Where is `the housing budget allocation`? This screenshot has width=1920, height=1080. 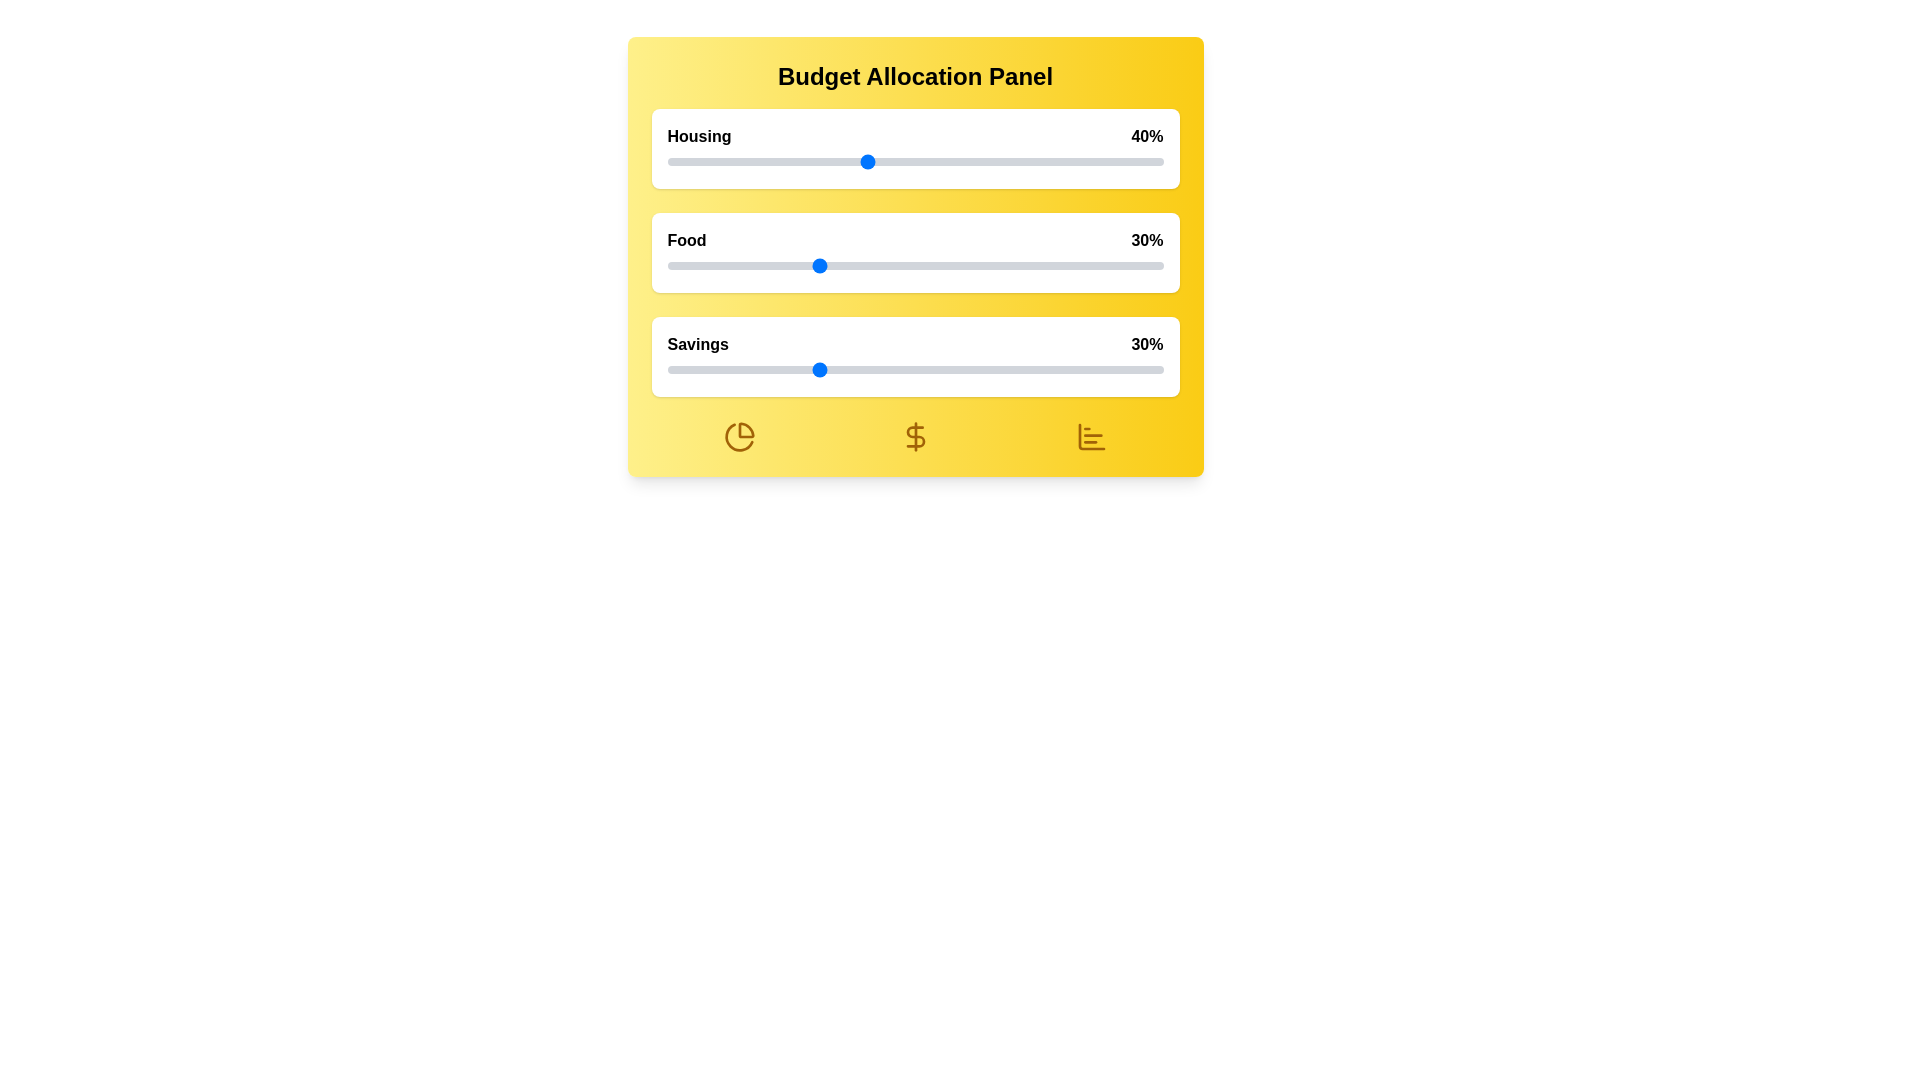
the housing budget allocation is located at coordinates (821, 161).